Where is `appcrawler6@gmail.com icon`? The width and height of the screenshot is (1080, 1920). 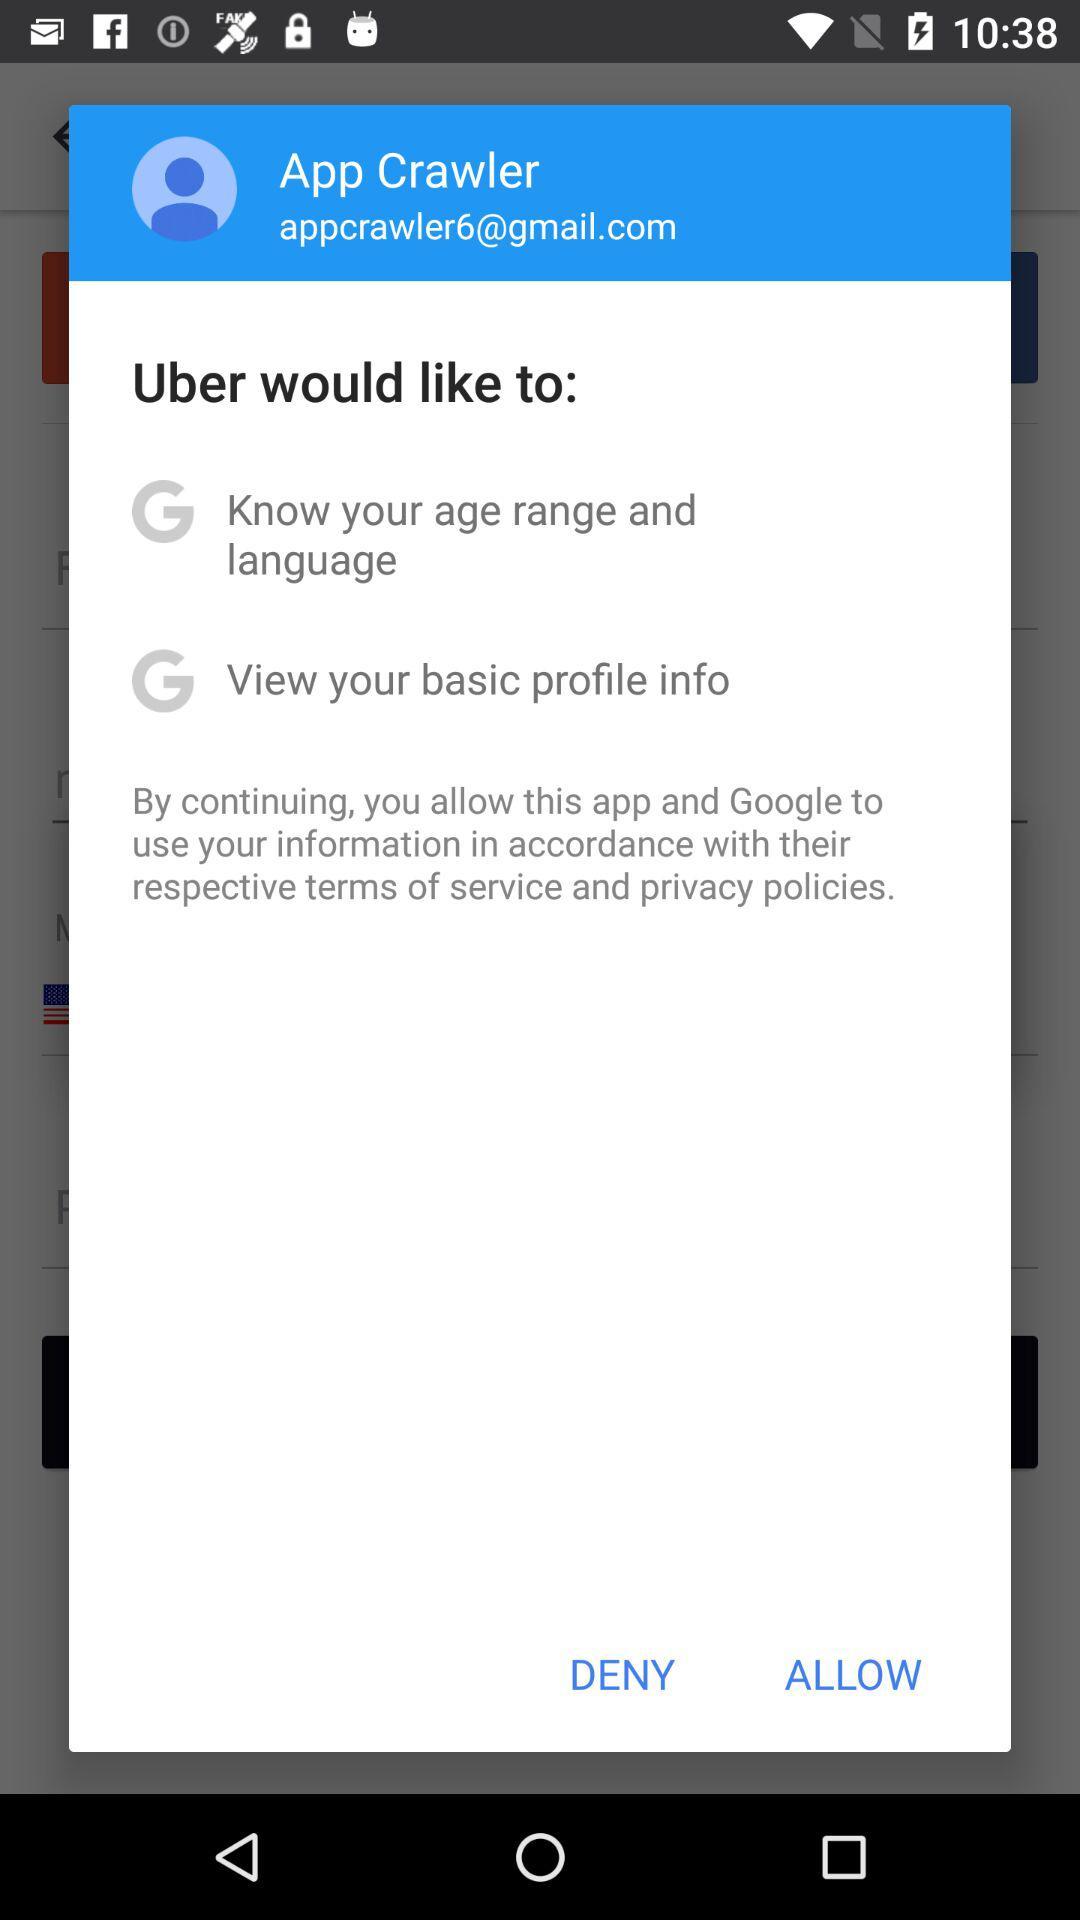 appcrawler6@gmail.com icon is located at coordinates (478, 225).